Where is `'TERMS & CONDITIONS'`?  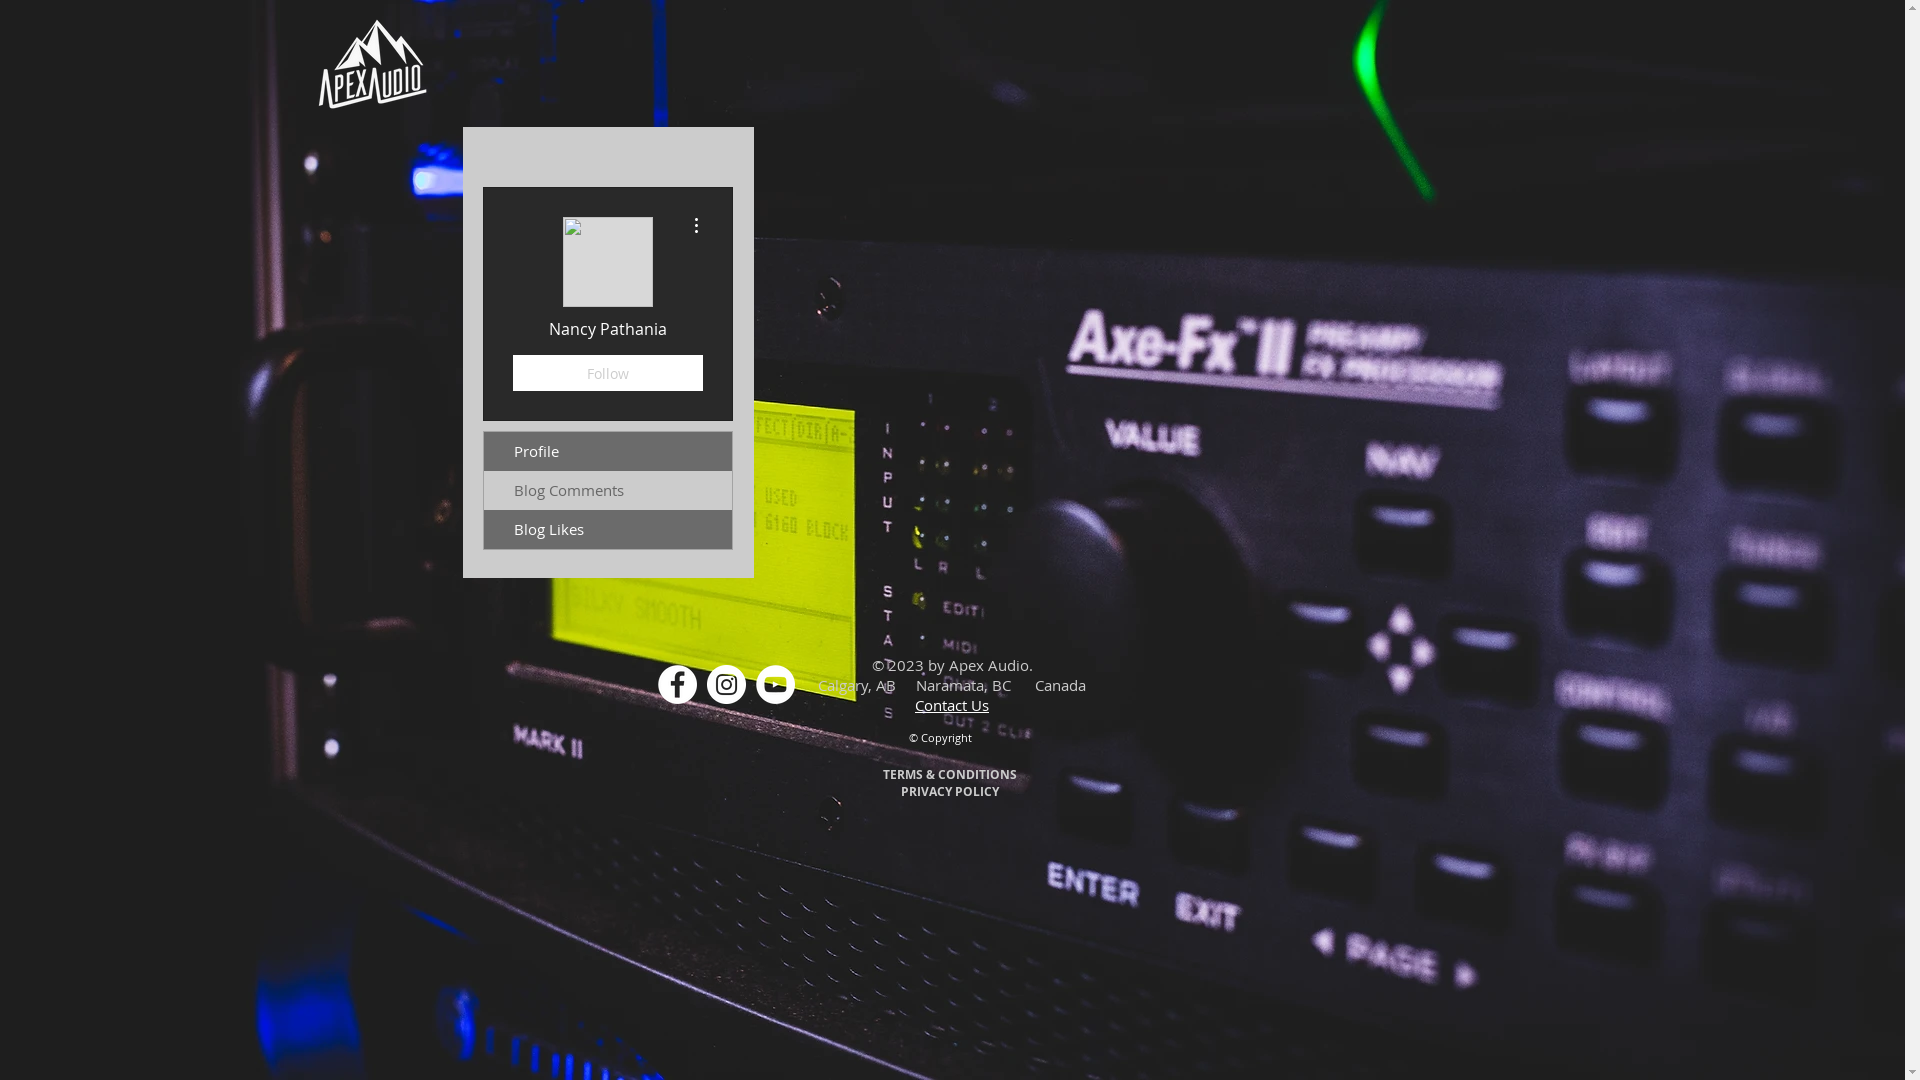
'TERMS & CONDITIONS' is located at coordinates (948, 773).